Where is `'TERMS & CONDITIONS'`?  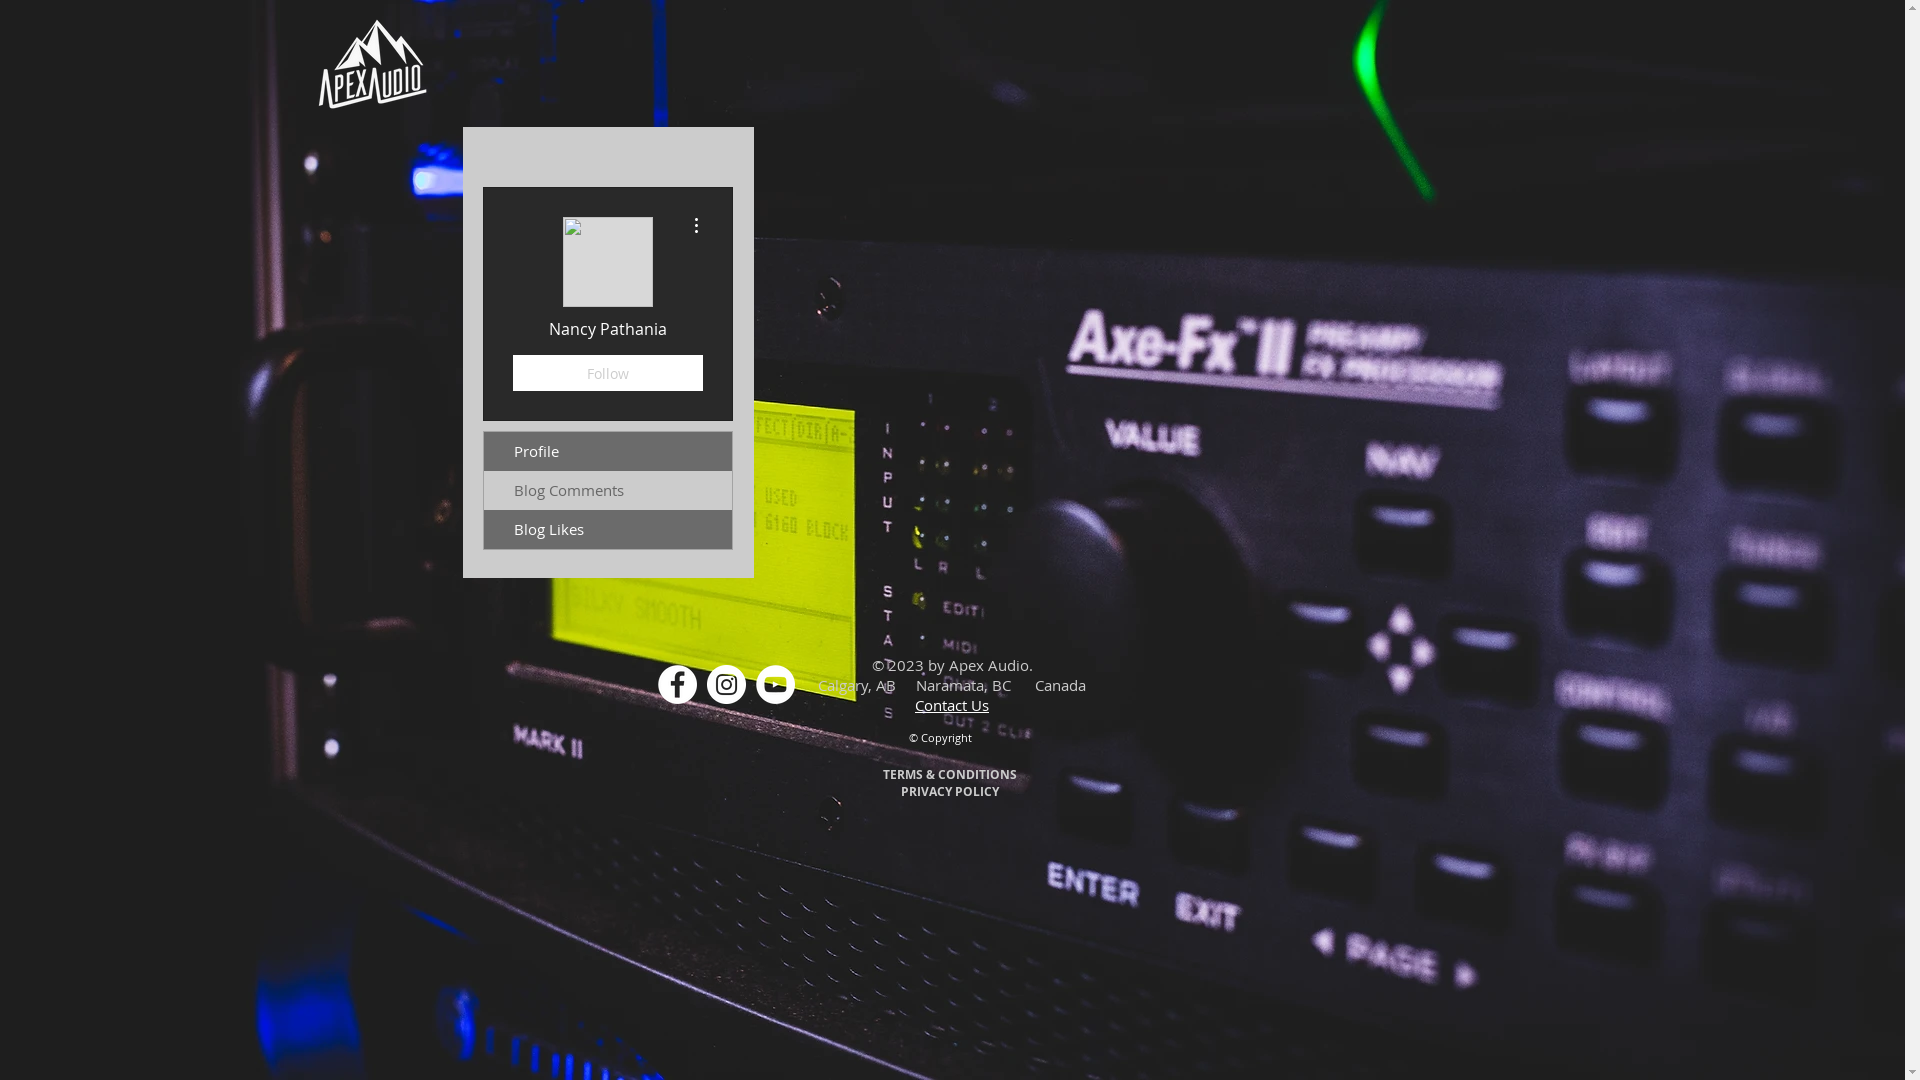
'TERMS & CONDITIONS' is located at coordinates (948, 773).